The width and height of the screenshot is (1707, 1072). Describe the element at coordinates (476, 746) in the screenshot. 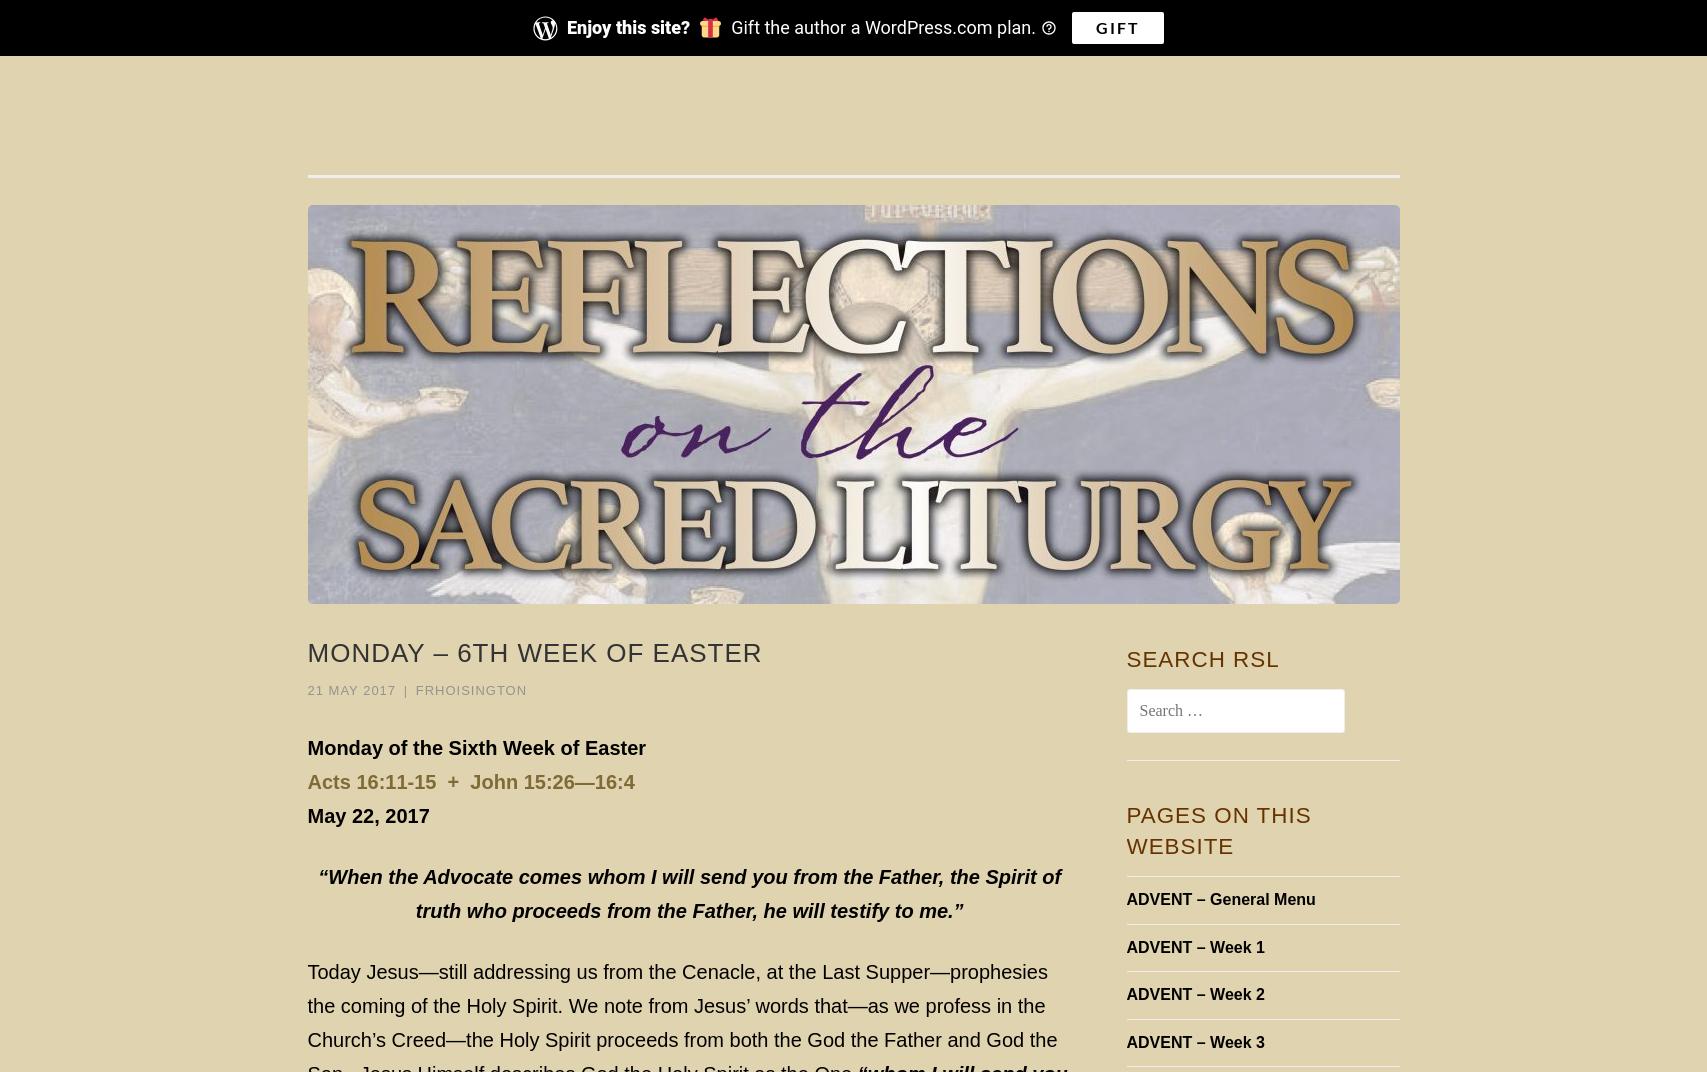

I see `'Monday of the Sixth Week of Easter'` at that location.